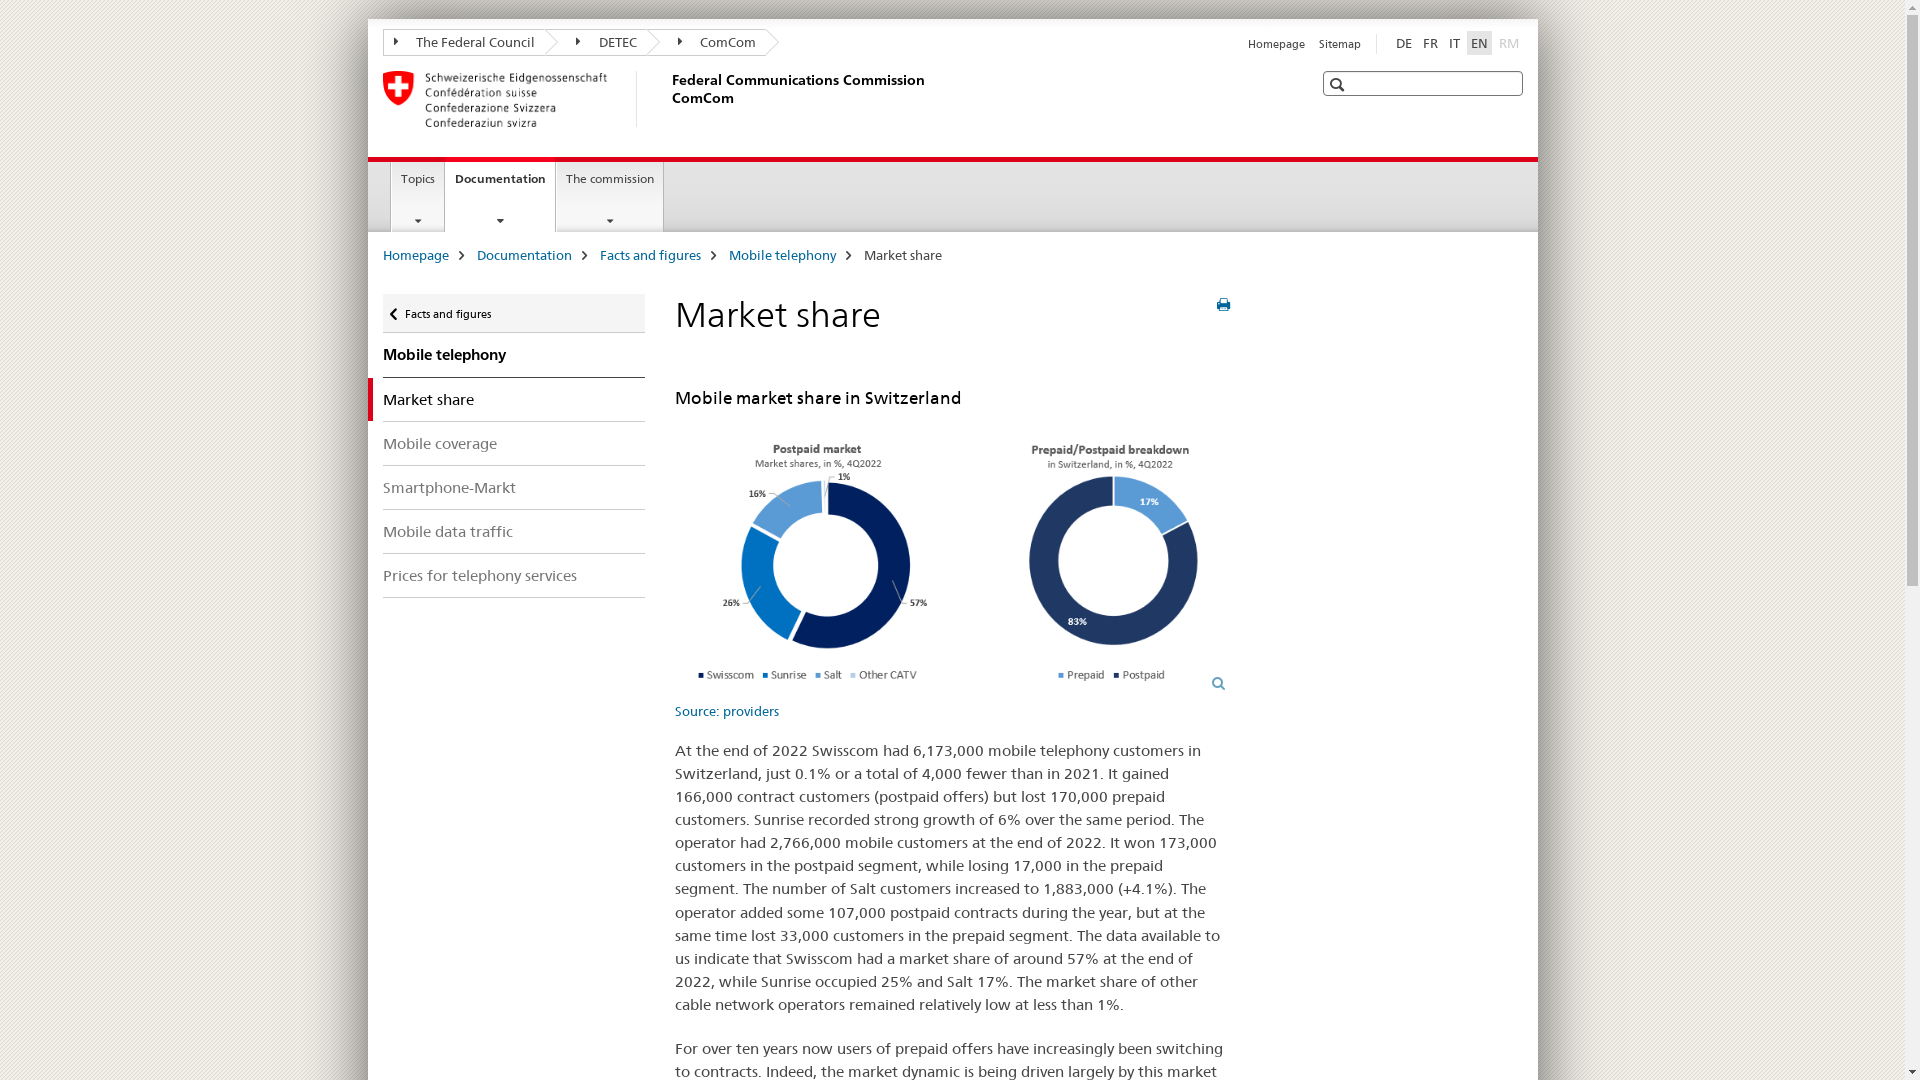  Describe the element at coordinates (513, 530) in the screenshot. I see `'Mobile data traffic'` at that location.